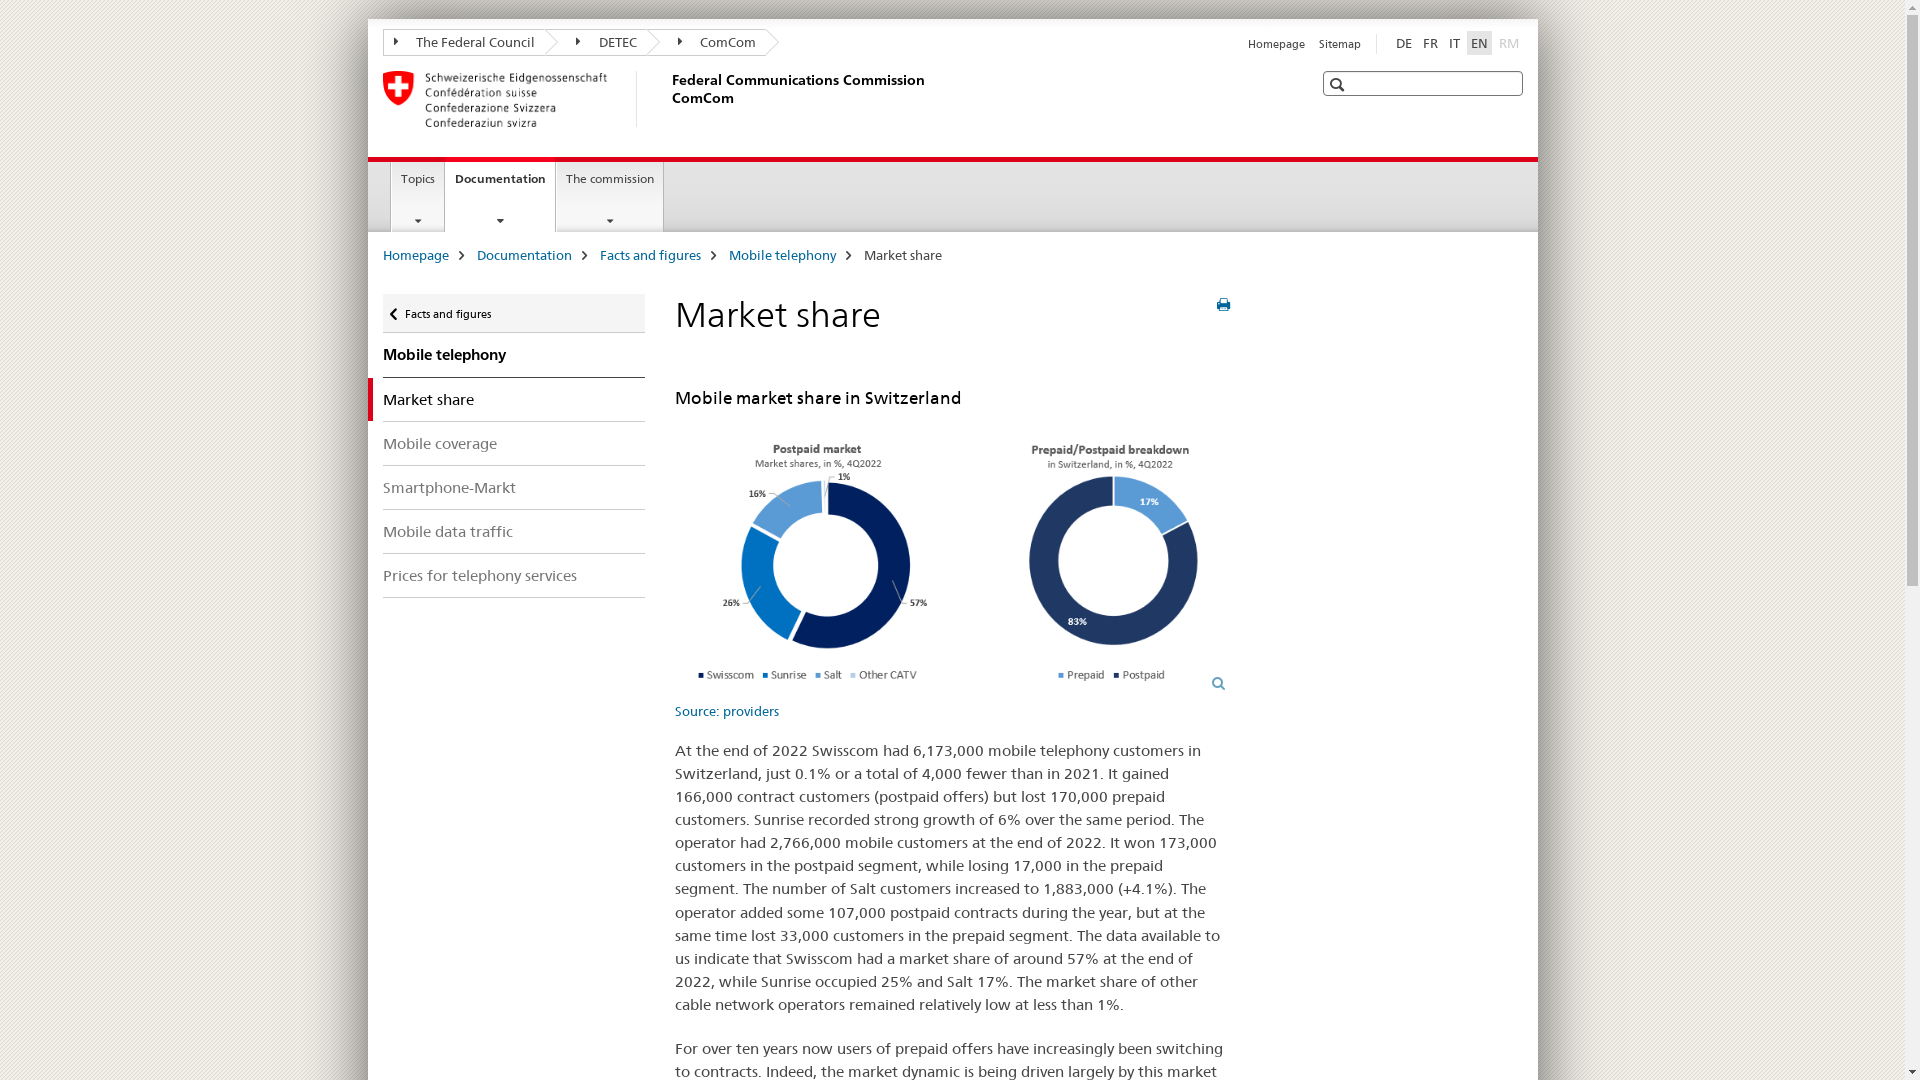  Describe the element at coordinates (513, 530) in the screenshot. I see `'Mobile data traffic'` at that location.